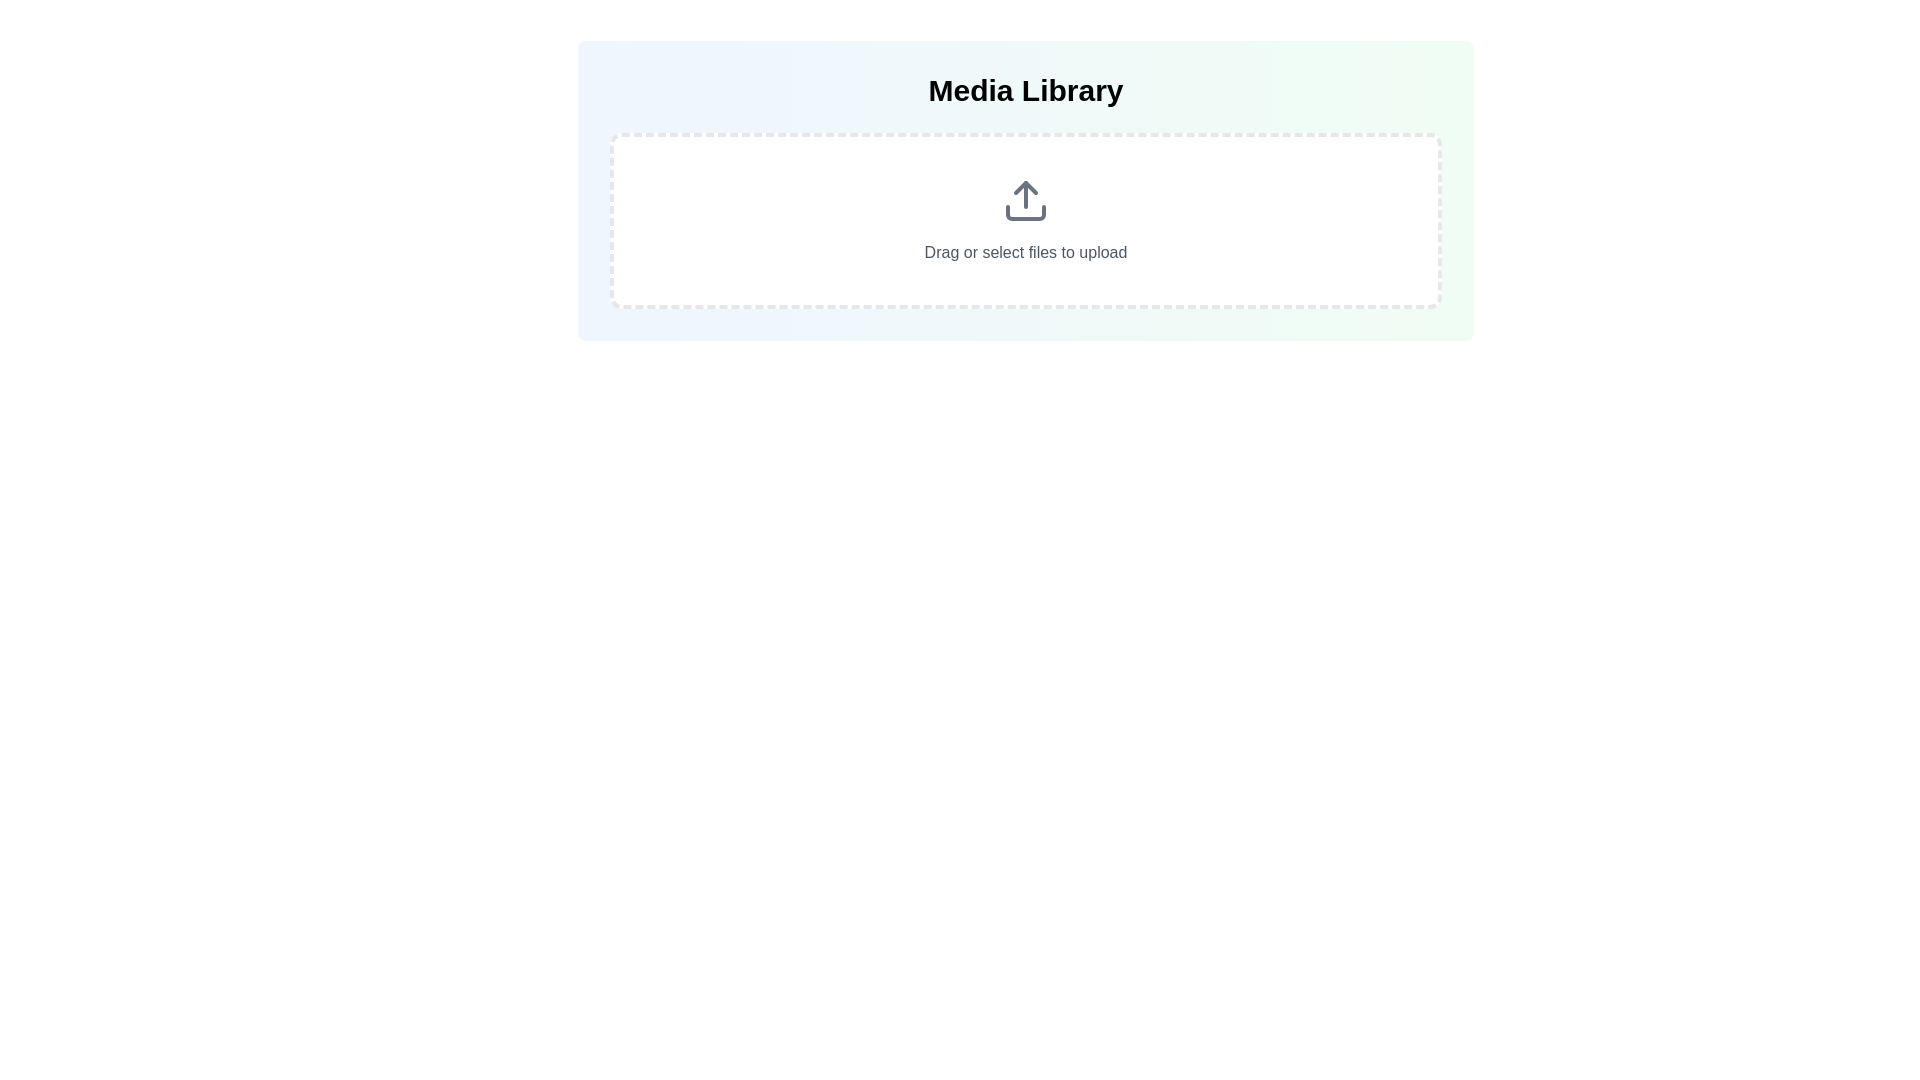 This screenshot has width=1920, height=1080. I want to click on the text label that informs users about the option to drag or select files to upload into the system, which is located within a rounded, dashed-bordered section near the center, so click(1026, 252).